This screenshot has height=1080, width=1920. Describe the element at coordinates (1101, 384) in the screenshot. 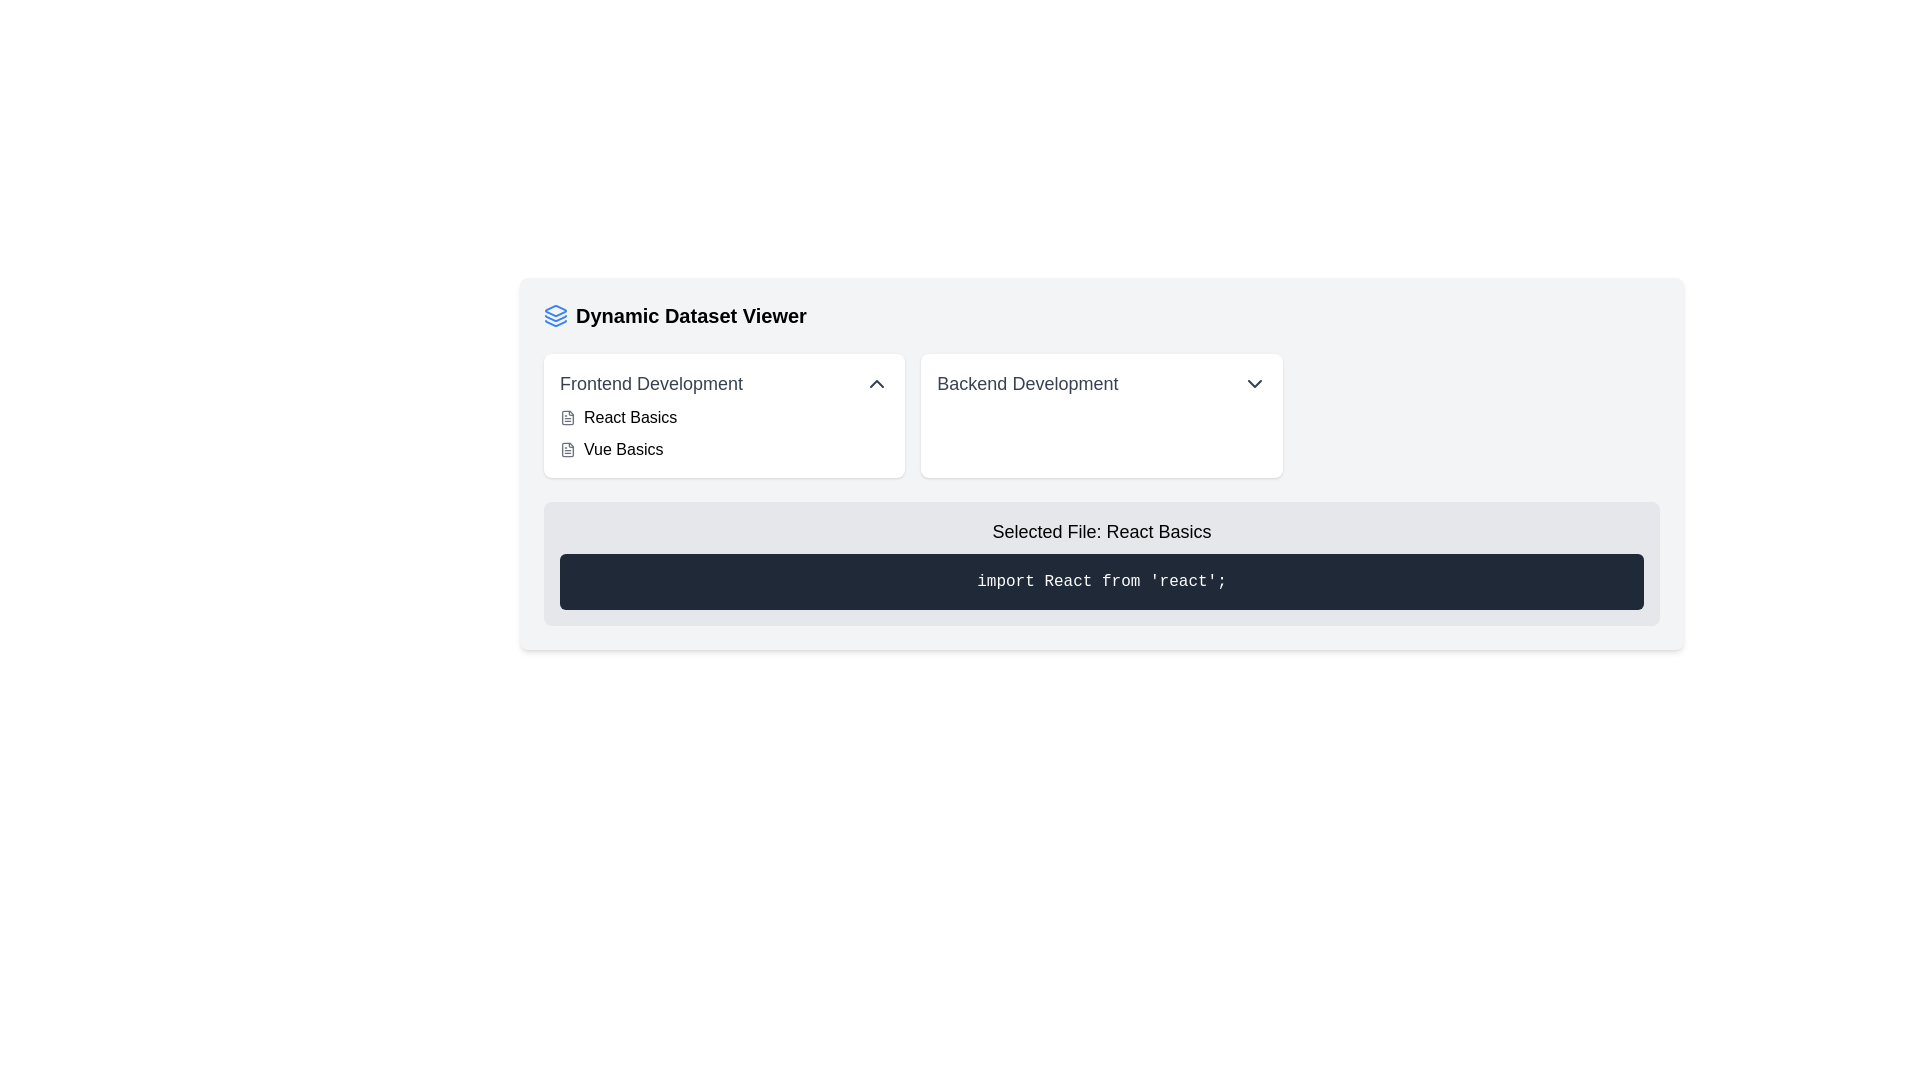

I see `the dropdown trigger located at the top-right of the interface` at that location.